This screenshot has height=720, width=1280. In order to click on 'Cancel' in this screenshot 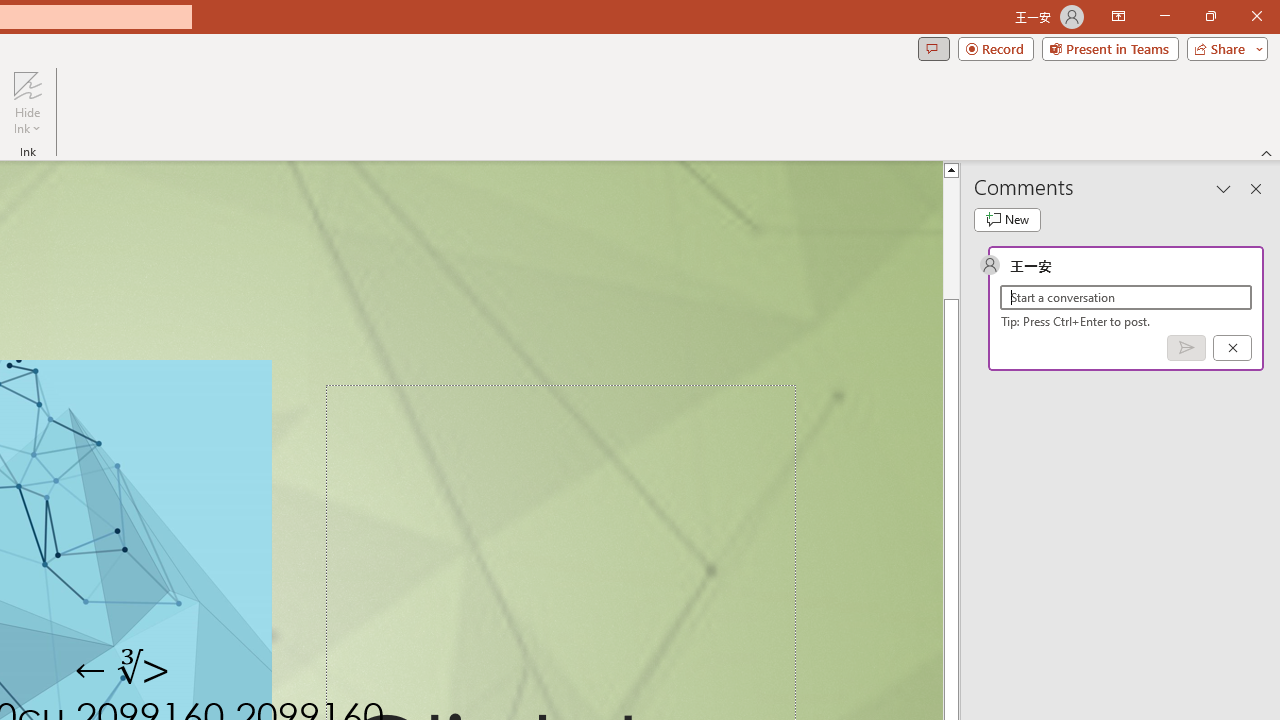, I will do `click(1231, 346)`.